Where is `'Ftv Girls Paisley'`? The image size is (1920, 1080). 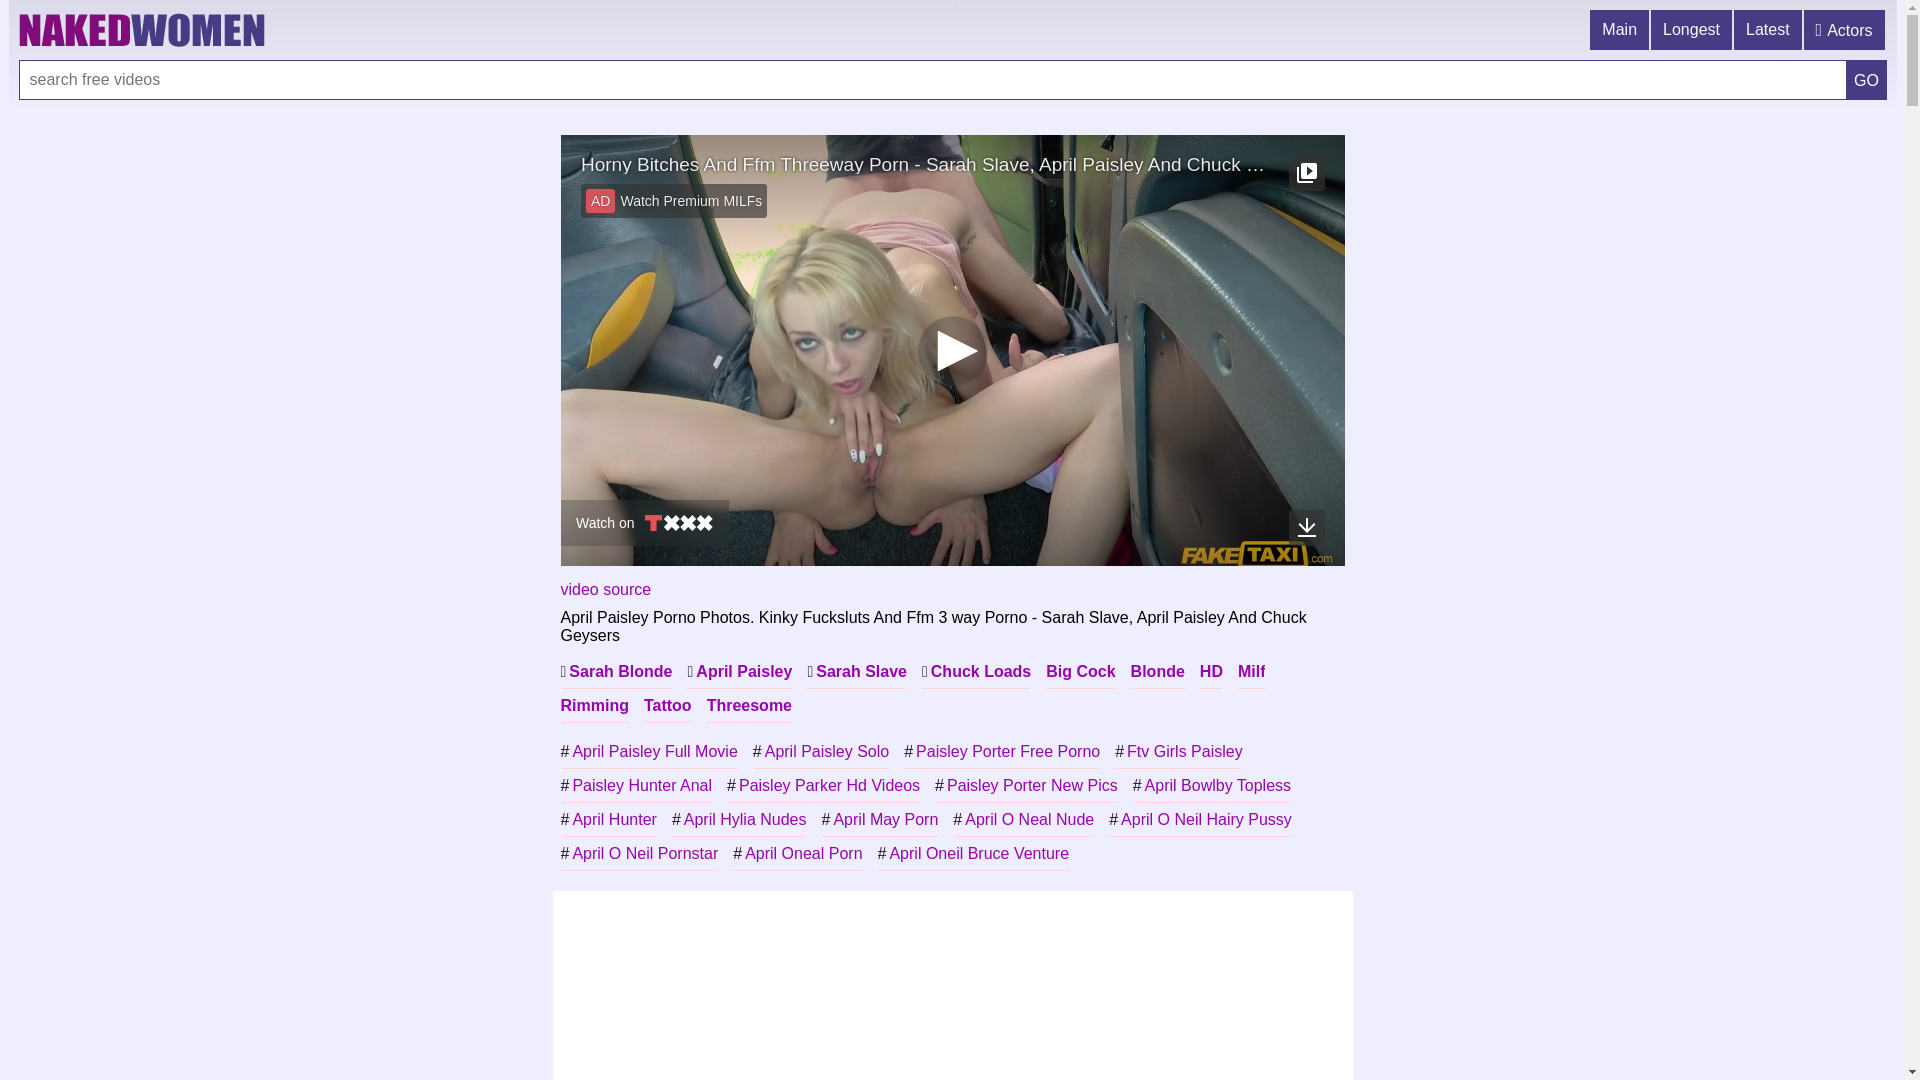 'Ftv Girls Paisley' is located at coordinates (1113, 752).